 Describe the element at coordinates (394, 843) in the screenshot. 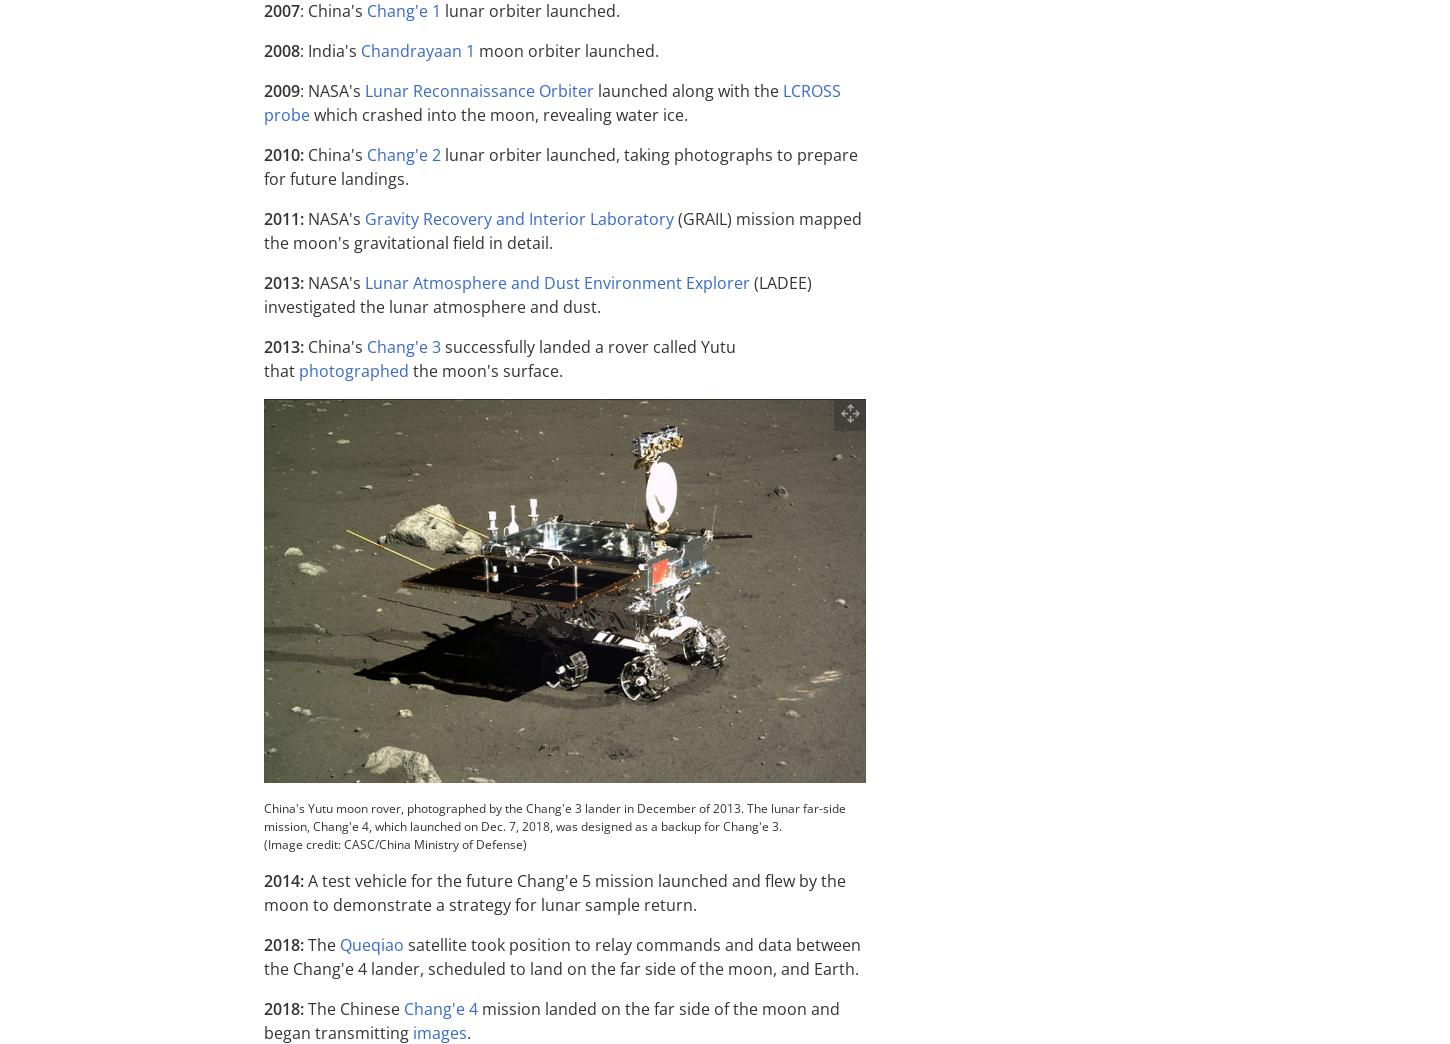

I see `'(Image credit: CASC/China Ministry of Defense)'` at that location.